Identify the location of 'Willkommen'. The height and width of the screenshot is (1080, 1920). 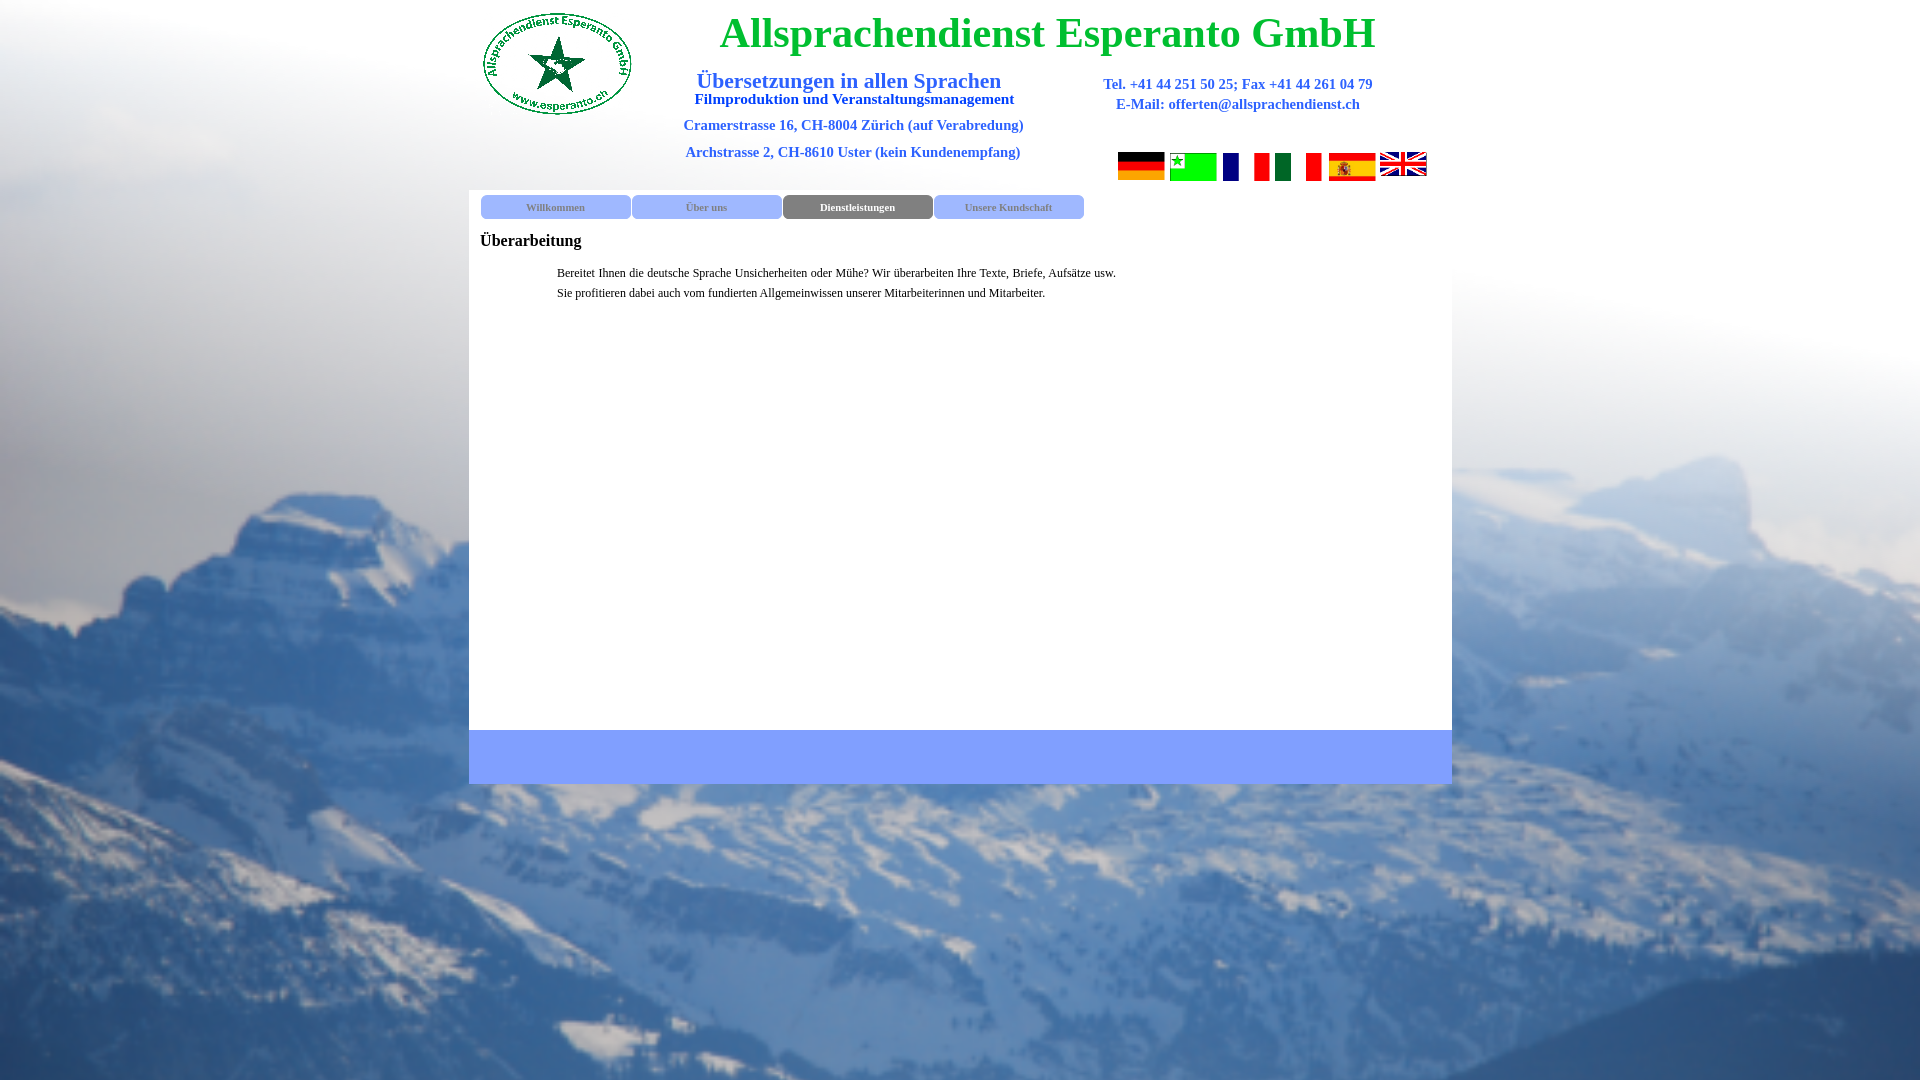
(555, 207).